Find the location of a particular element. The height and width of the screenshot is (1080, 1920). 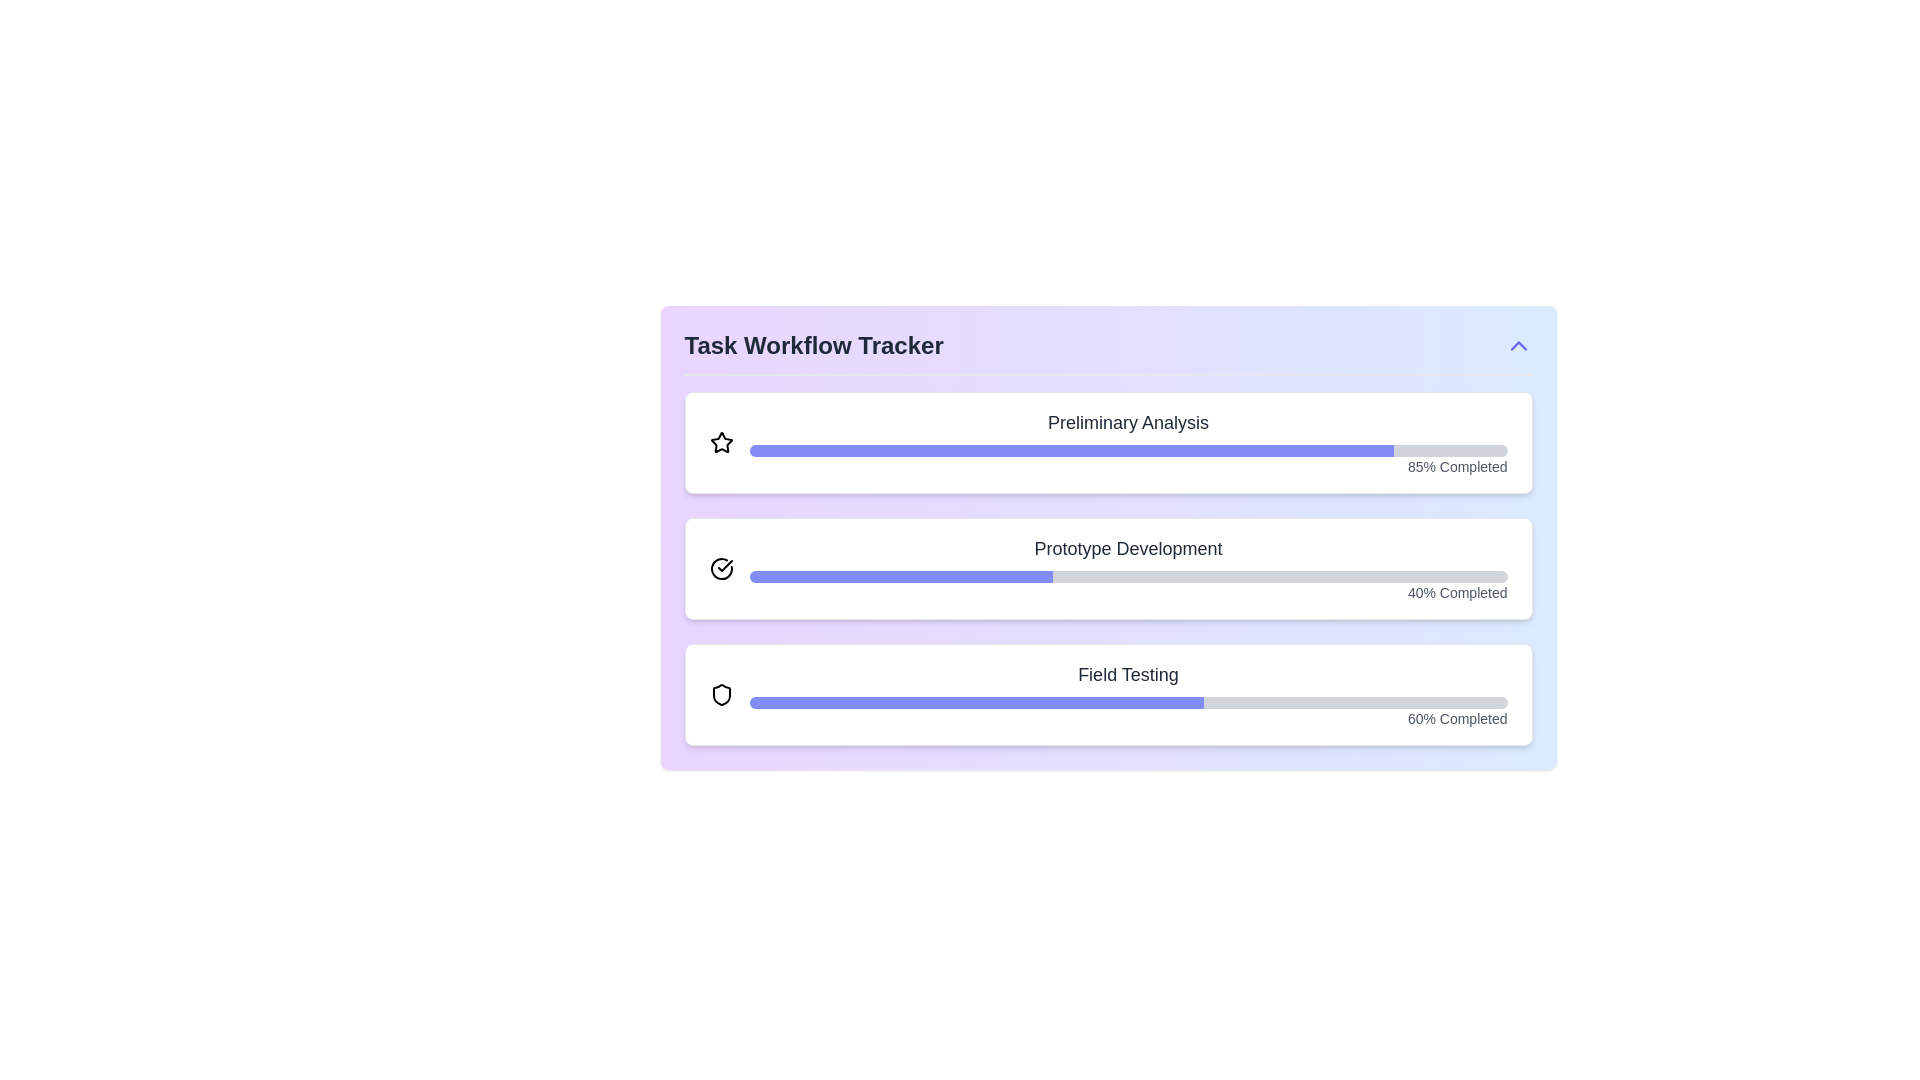

text of the header label located at the top-left of the interface, which serves as an identifier for task progress tracking is located at coordinates (814, 345).